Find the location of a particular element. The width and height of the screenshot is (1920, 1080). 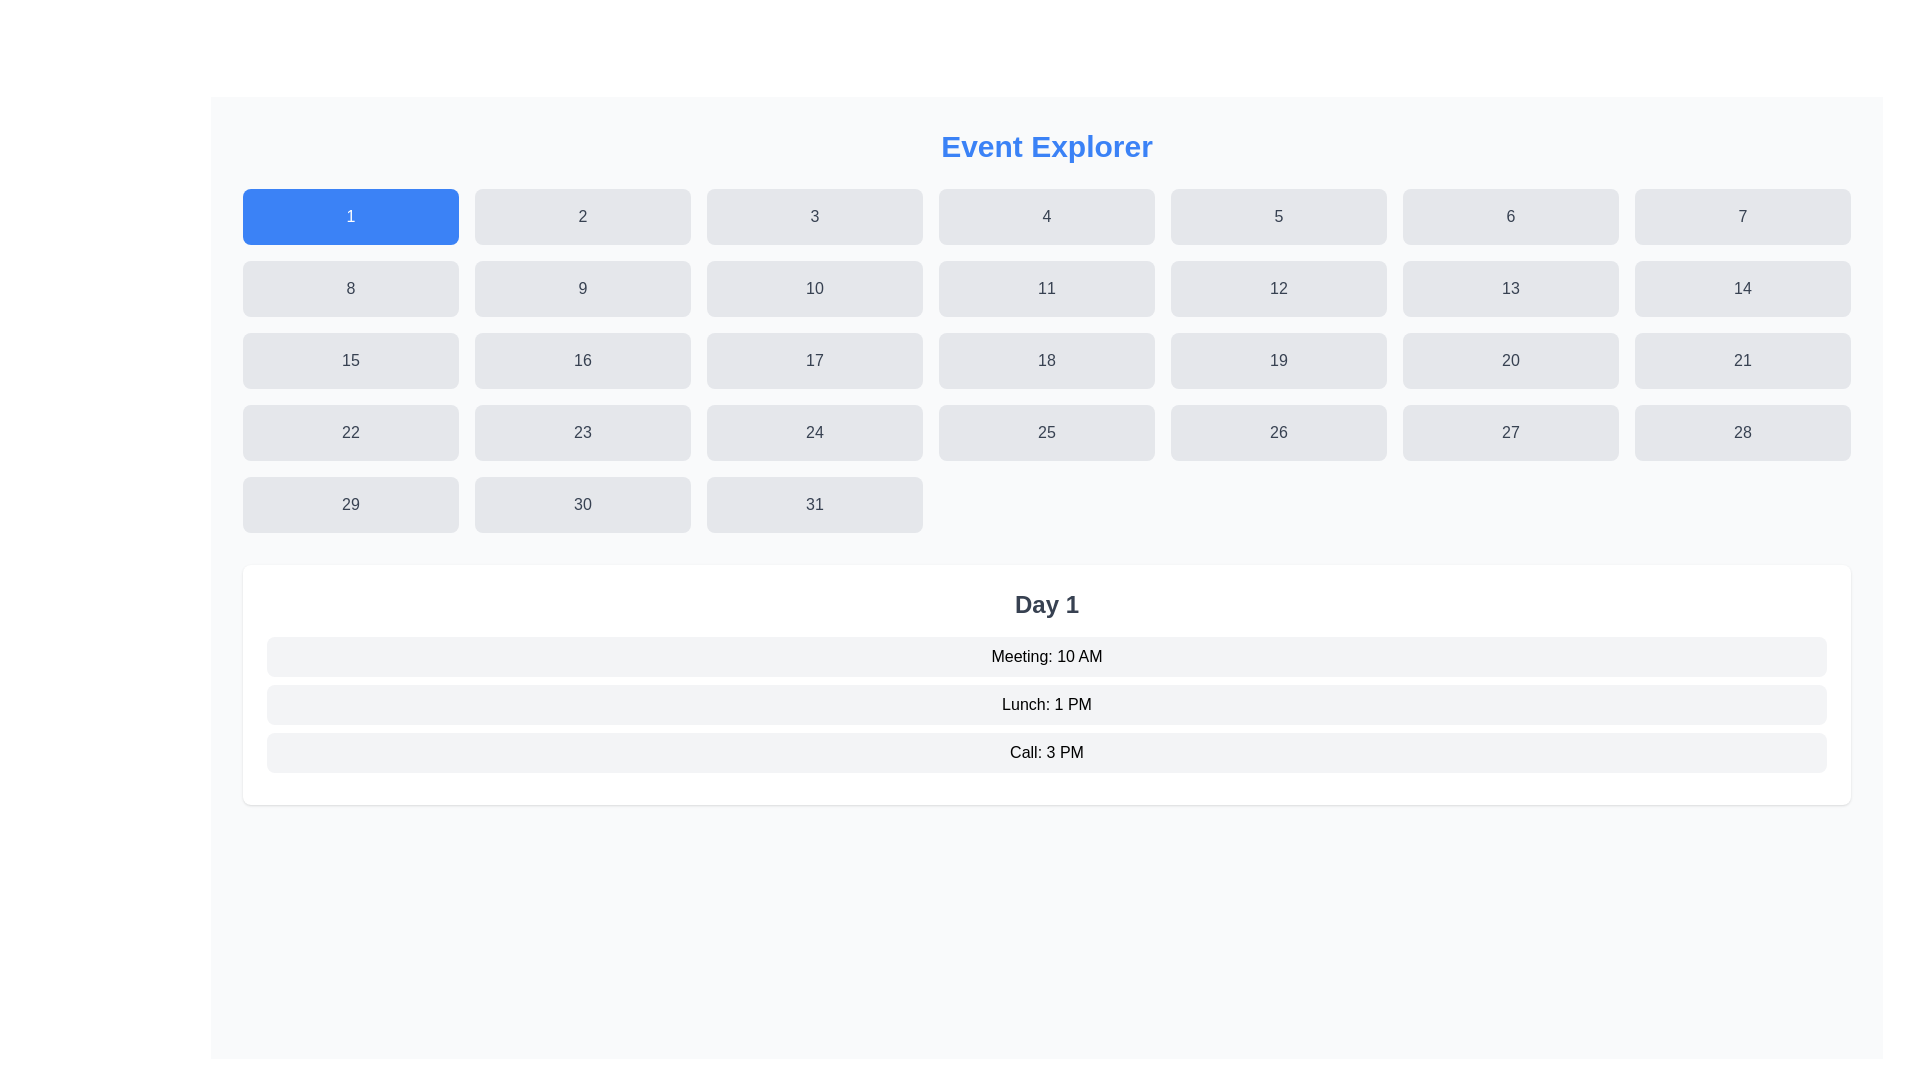

the button representing the 9th day of the month in the Event Explorer calendar grid to scale it visually is located at coordinates (581, 289).